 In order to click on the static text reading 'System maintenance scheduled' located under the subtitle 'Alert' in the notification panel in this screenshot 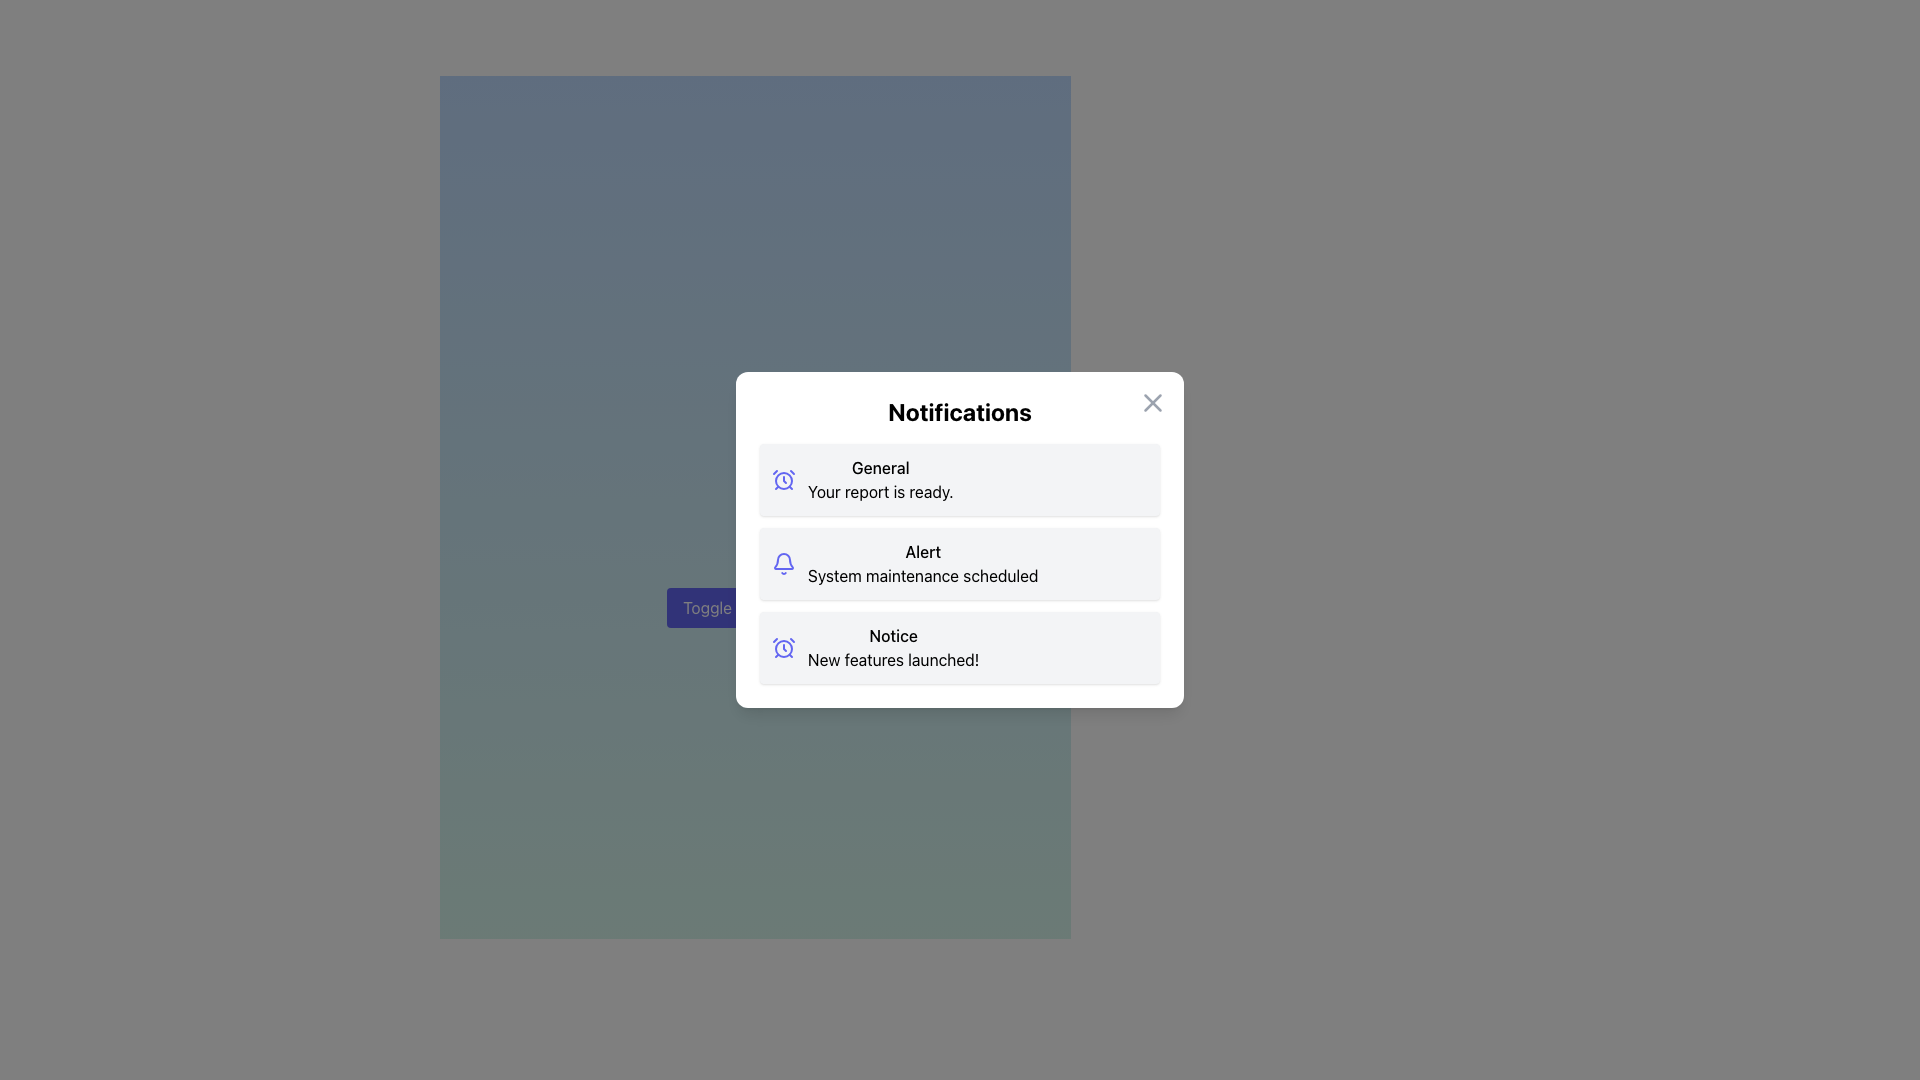, I will do `click(922, 575)`.